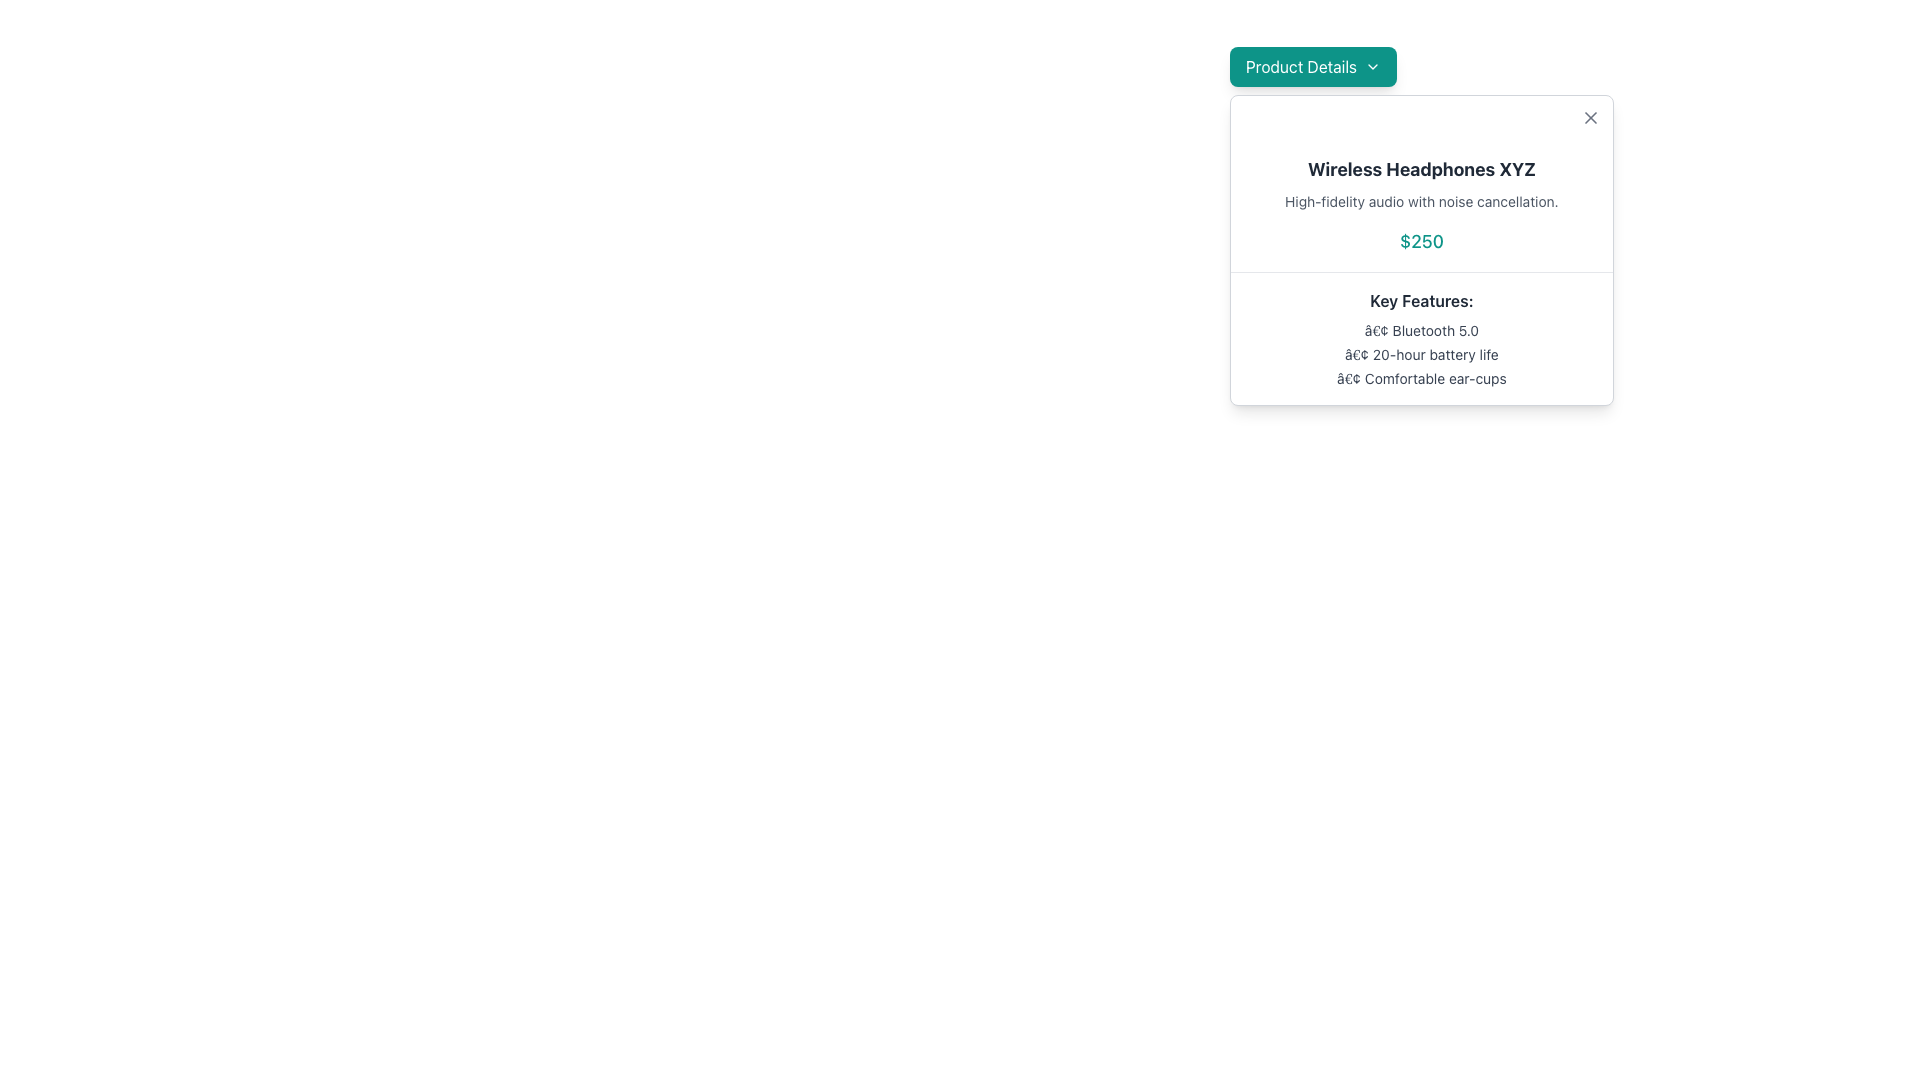 The image size is (1920, 1080). Describe the element at coordinates (1420, 241) in the screenshot. I see `the text displaying '$250' which is prominently positioned in a large, teal-colored font, located below 'High-fidelity audio with noise cancellation.' and above 'Key Features' in the product information card for 'Wireless Headphones XYZ'` at that location.